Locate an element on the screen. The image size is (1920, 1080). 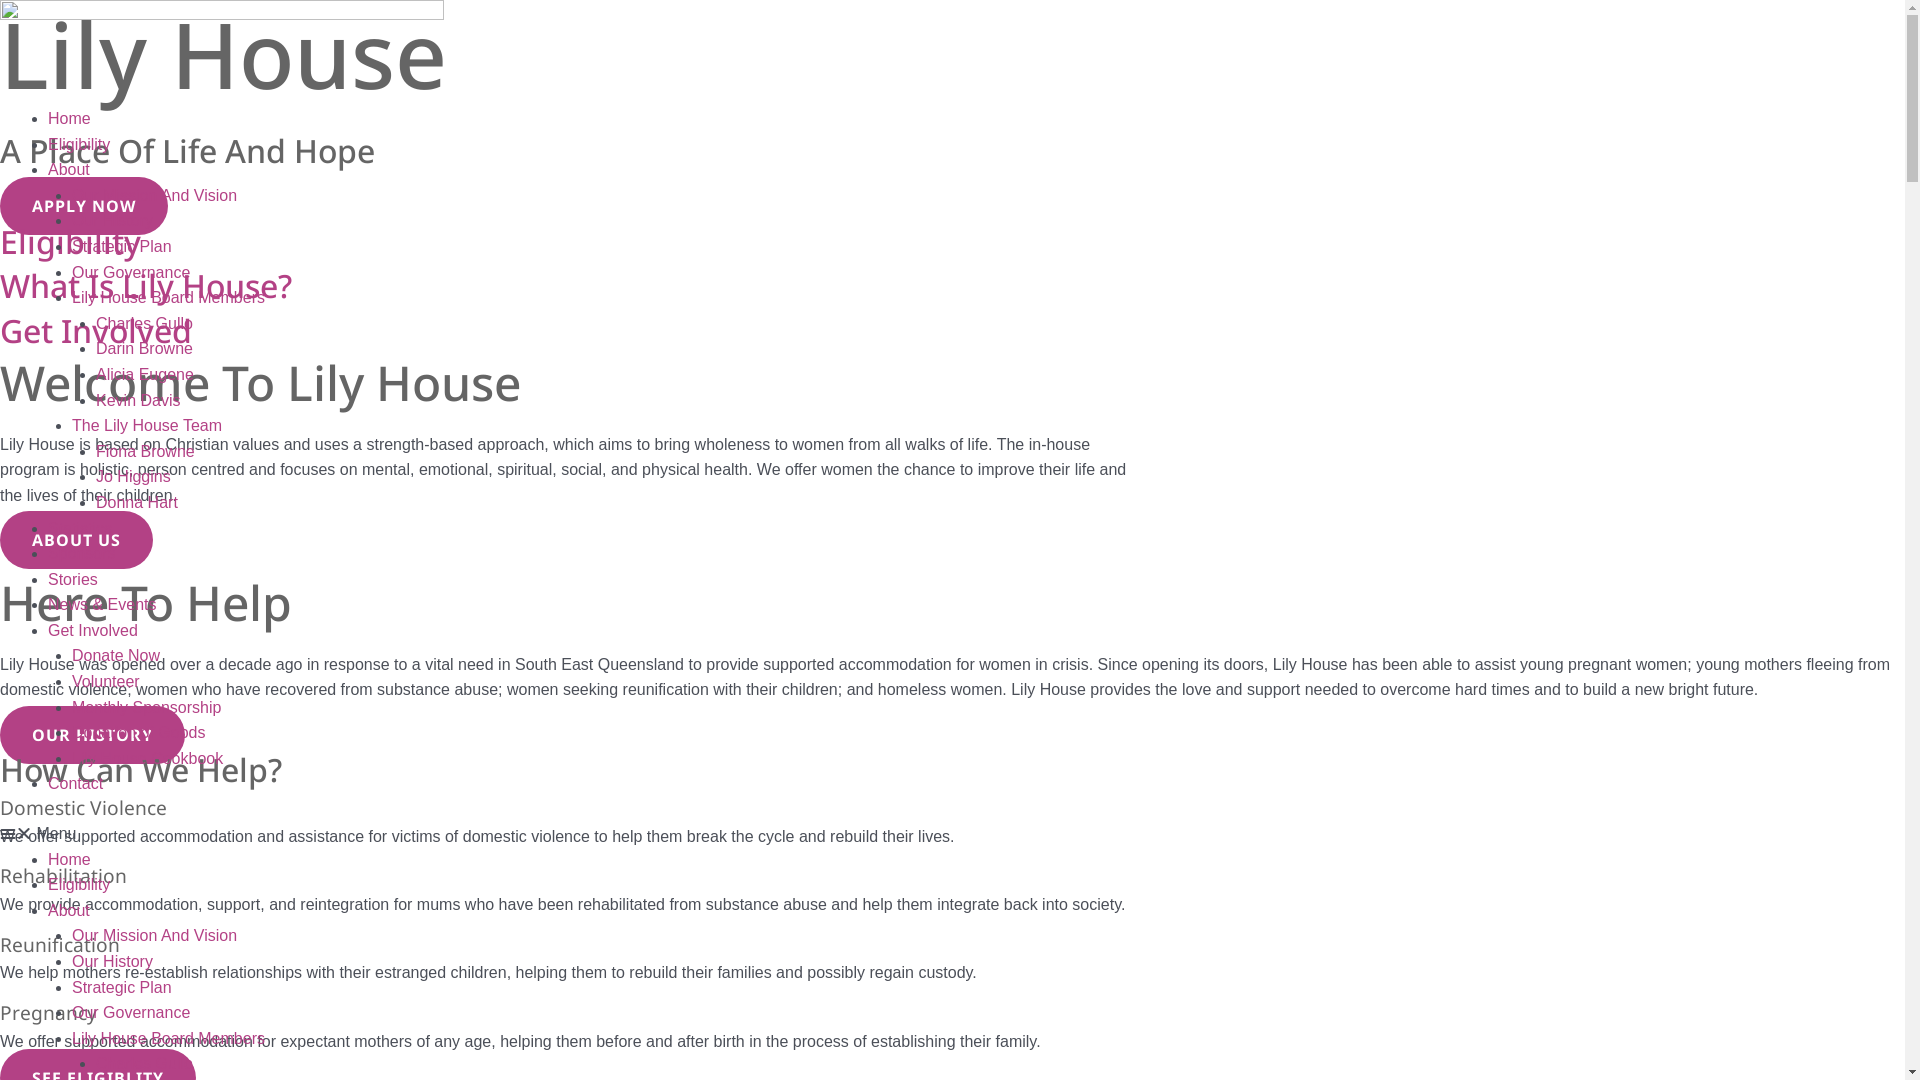
'Our Governance' is located at coordinates (129, 1012).